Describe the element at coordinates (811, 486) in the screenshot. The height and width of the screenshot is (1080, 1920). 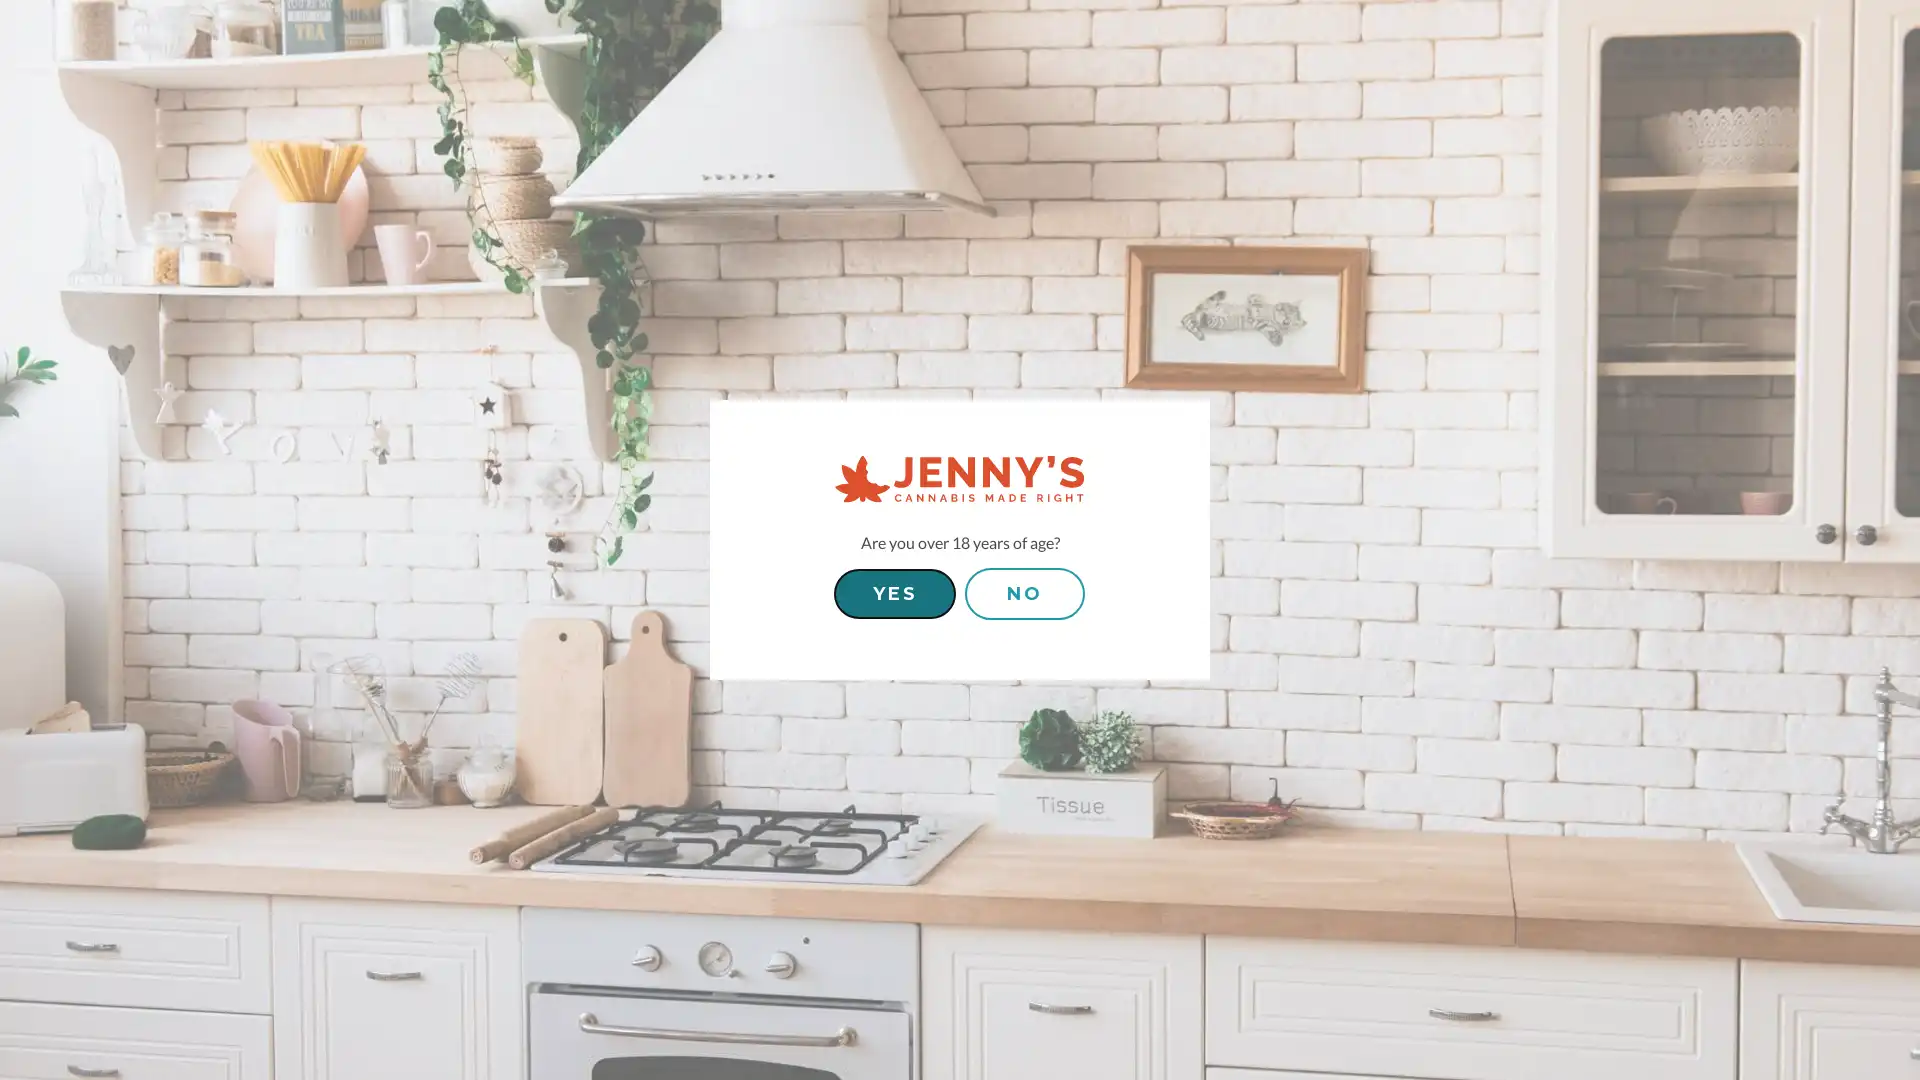
I see `Close this dialog window` at that location.